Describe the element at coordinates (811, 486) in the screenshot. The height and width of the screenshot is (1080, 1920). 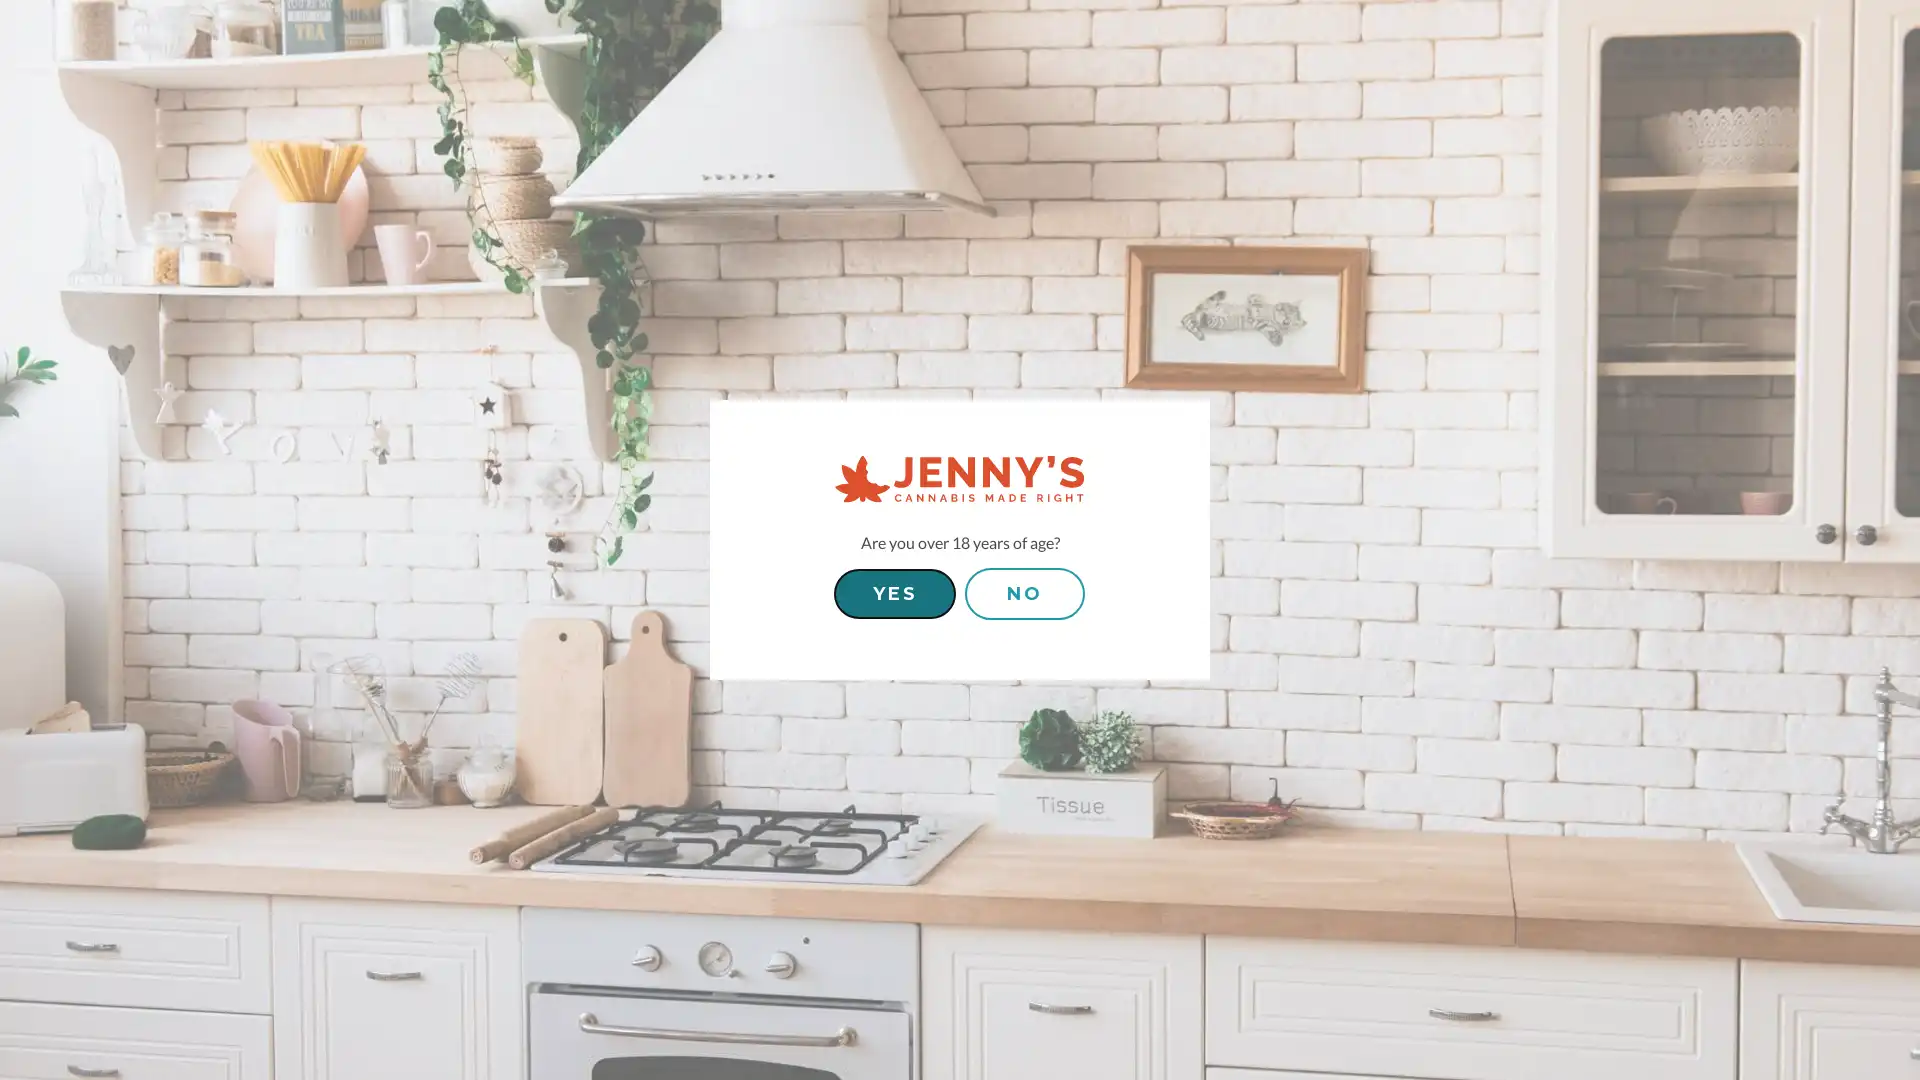
I see `Close this dialog window` at that location.